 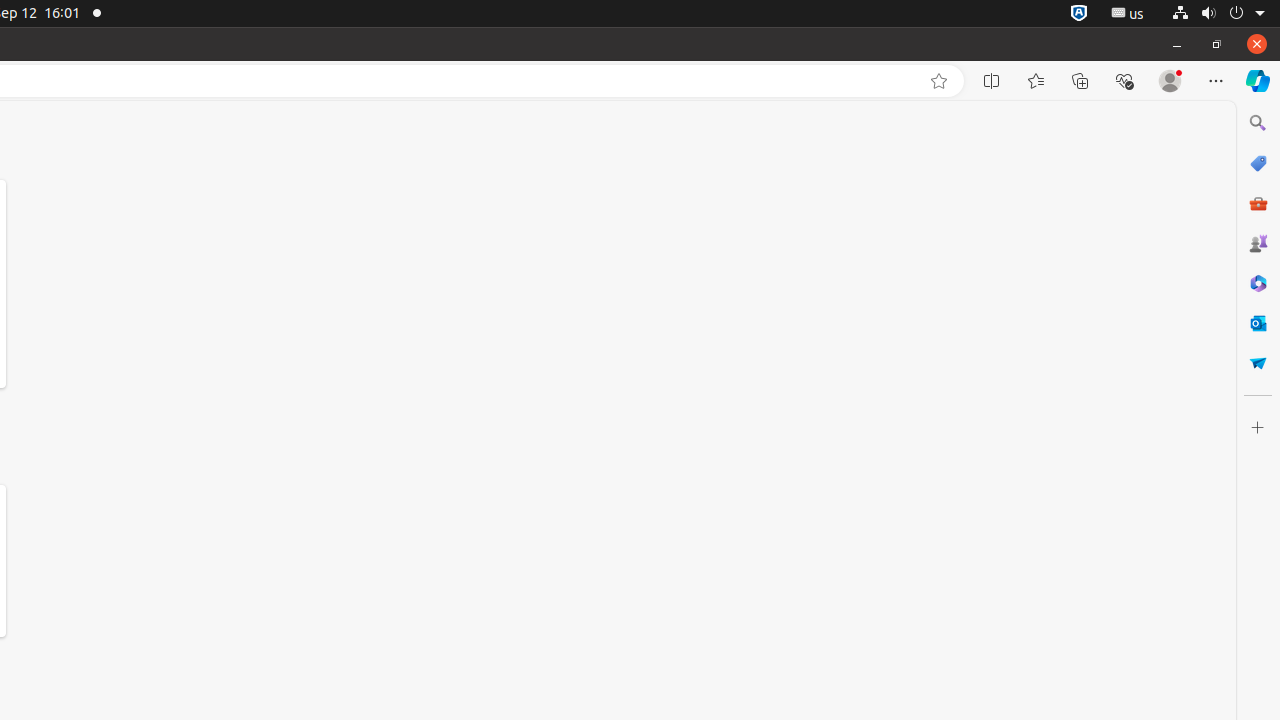 I want to click on 'Profile 1 Profile, Please sign in', so click(x=1170, y=80).